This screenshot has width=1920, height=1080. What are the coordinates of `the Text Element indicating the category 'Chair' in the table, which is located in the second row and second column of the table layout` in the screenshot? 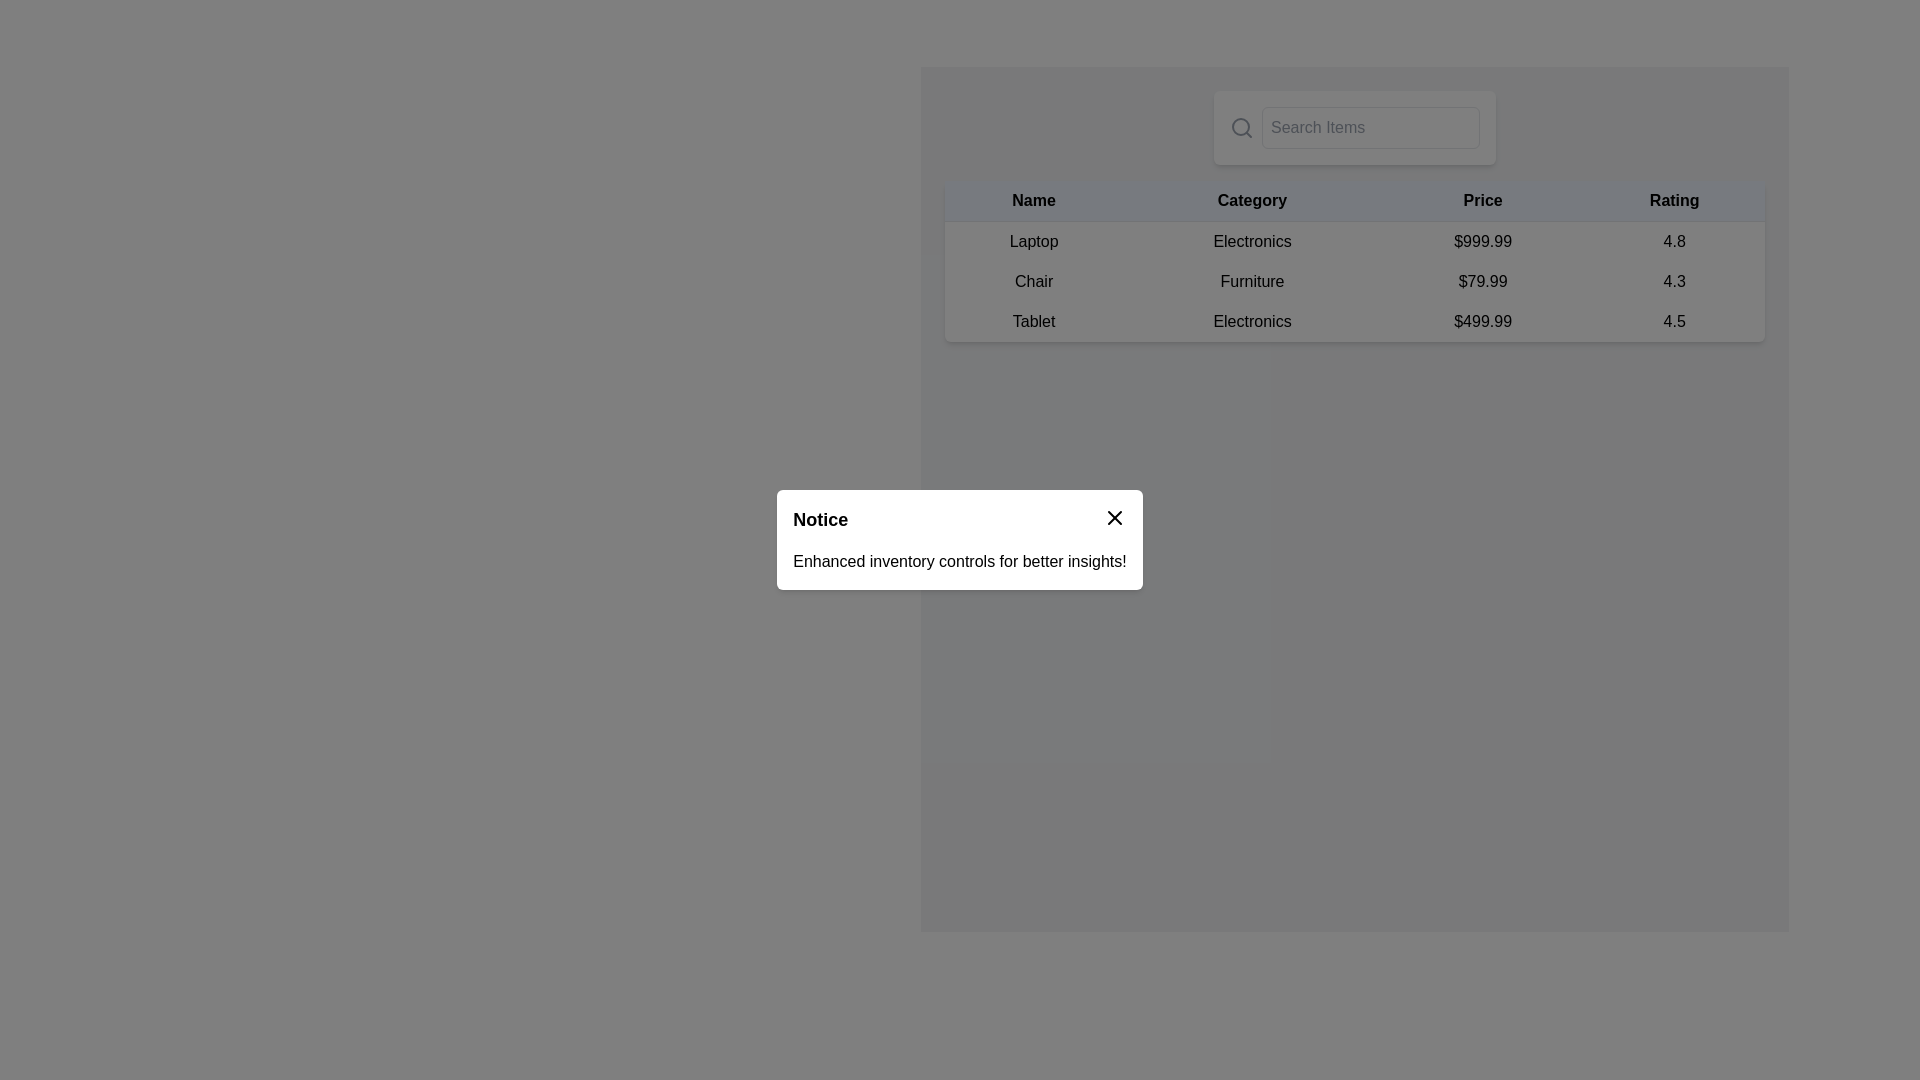 It's located at (1251, 281).